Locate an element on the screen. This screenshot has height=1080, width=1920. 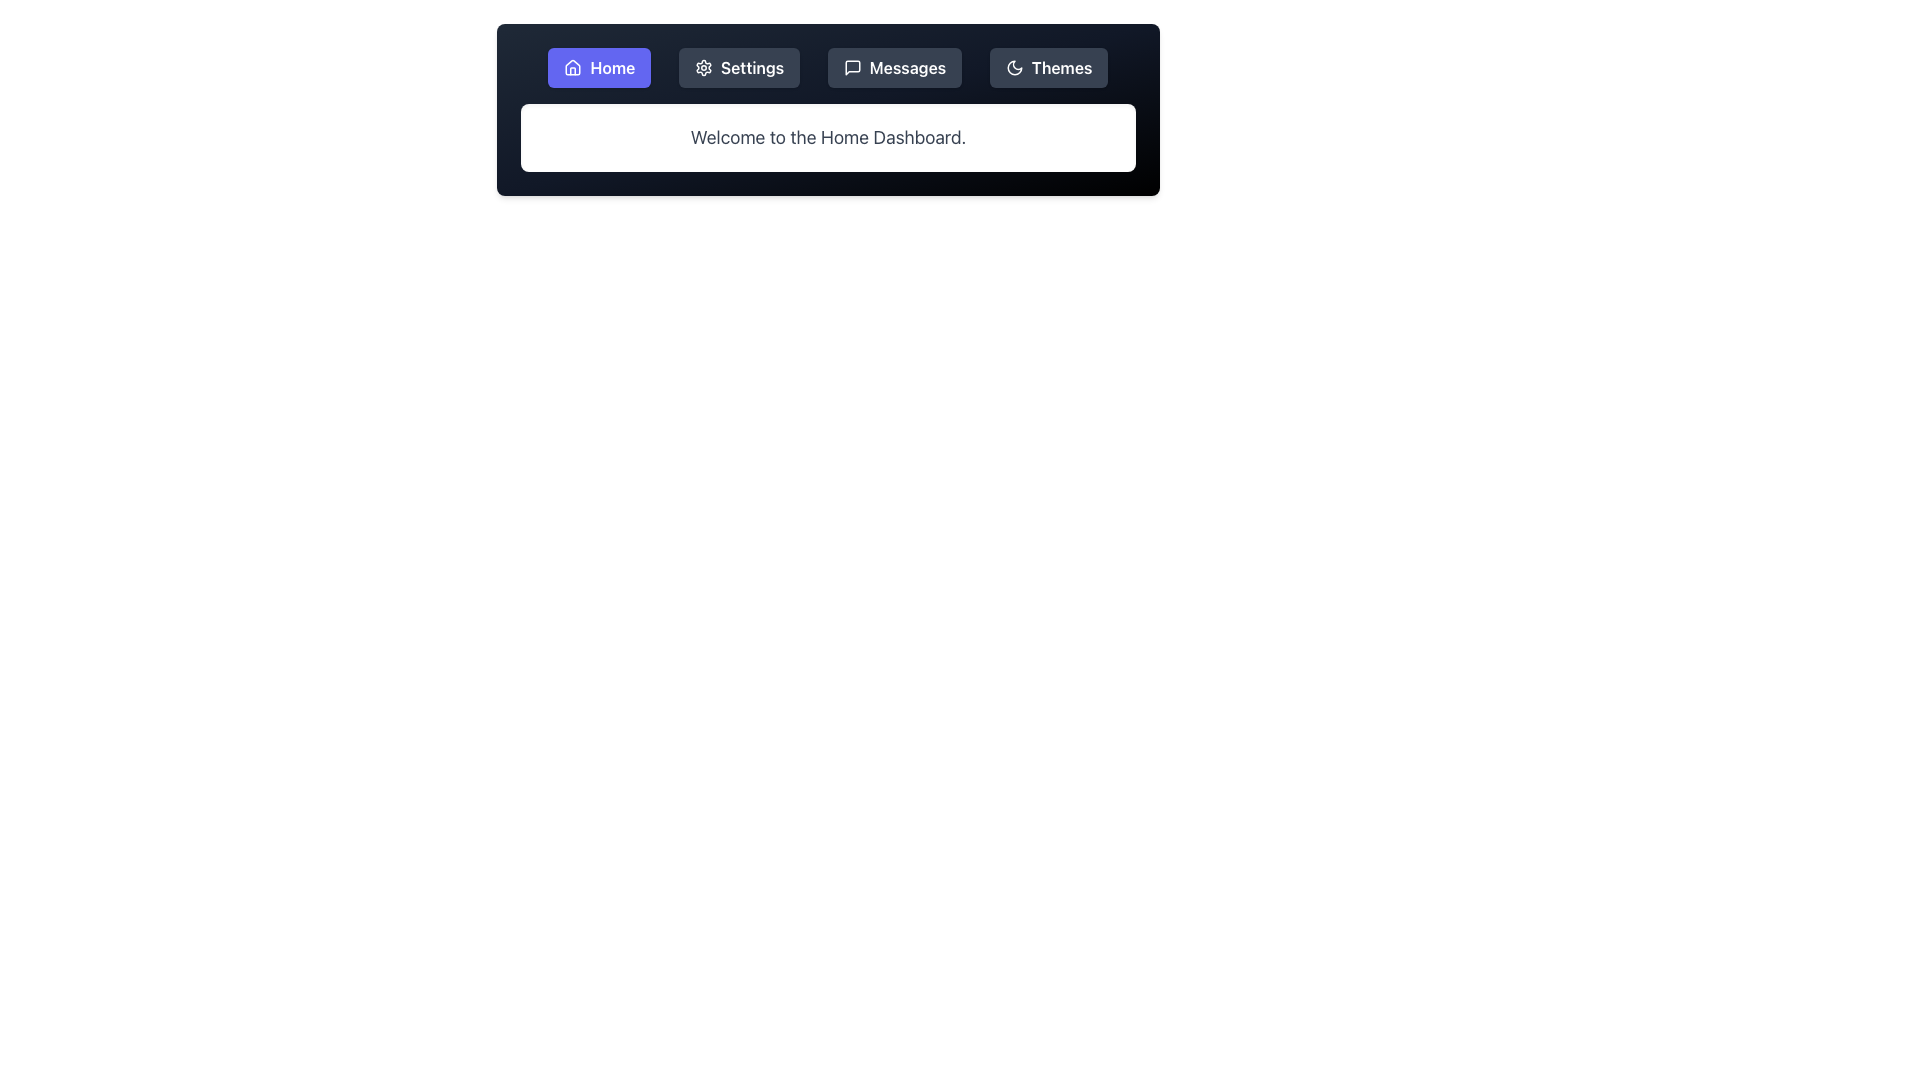
the 'Themes' text label, which is displayed in bold white font on a dark background in the top-right corner of the navigation bar is located at coordinates (1061, 67).